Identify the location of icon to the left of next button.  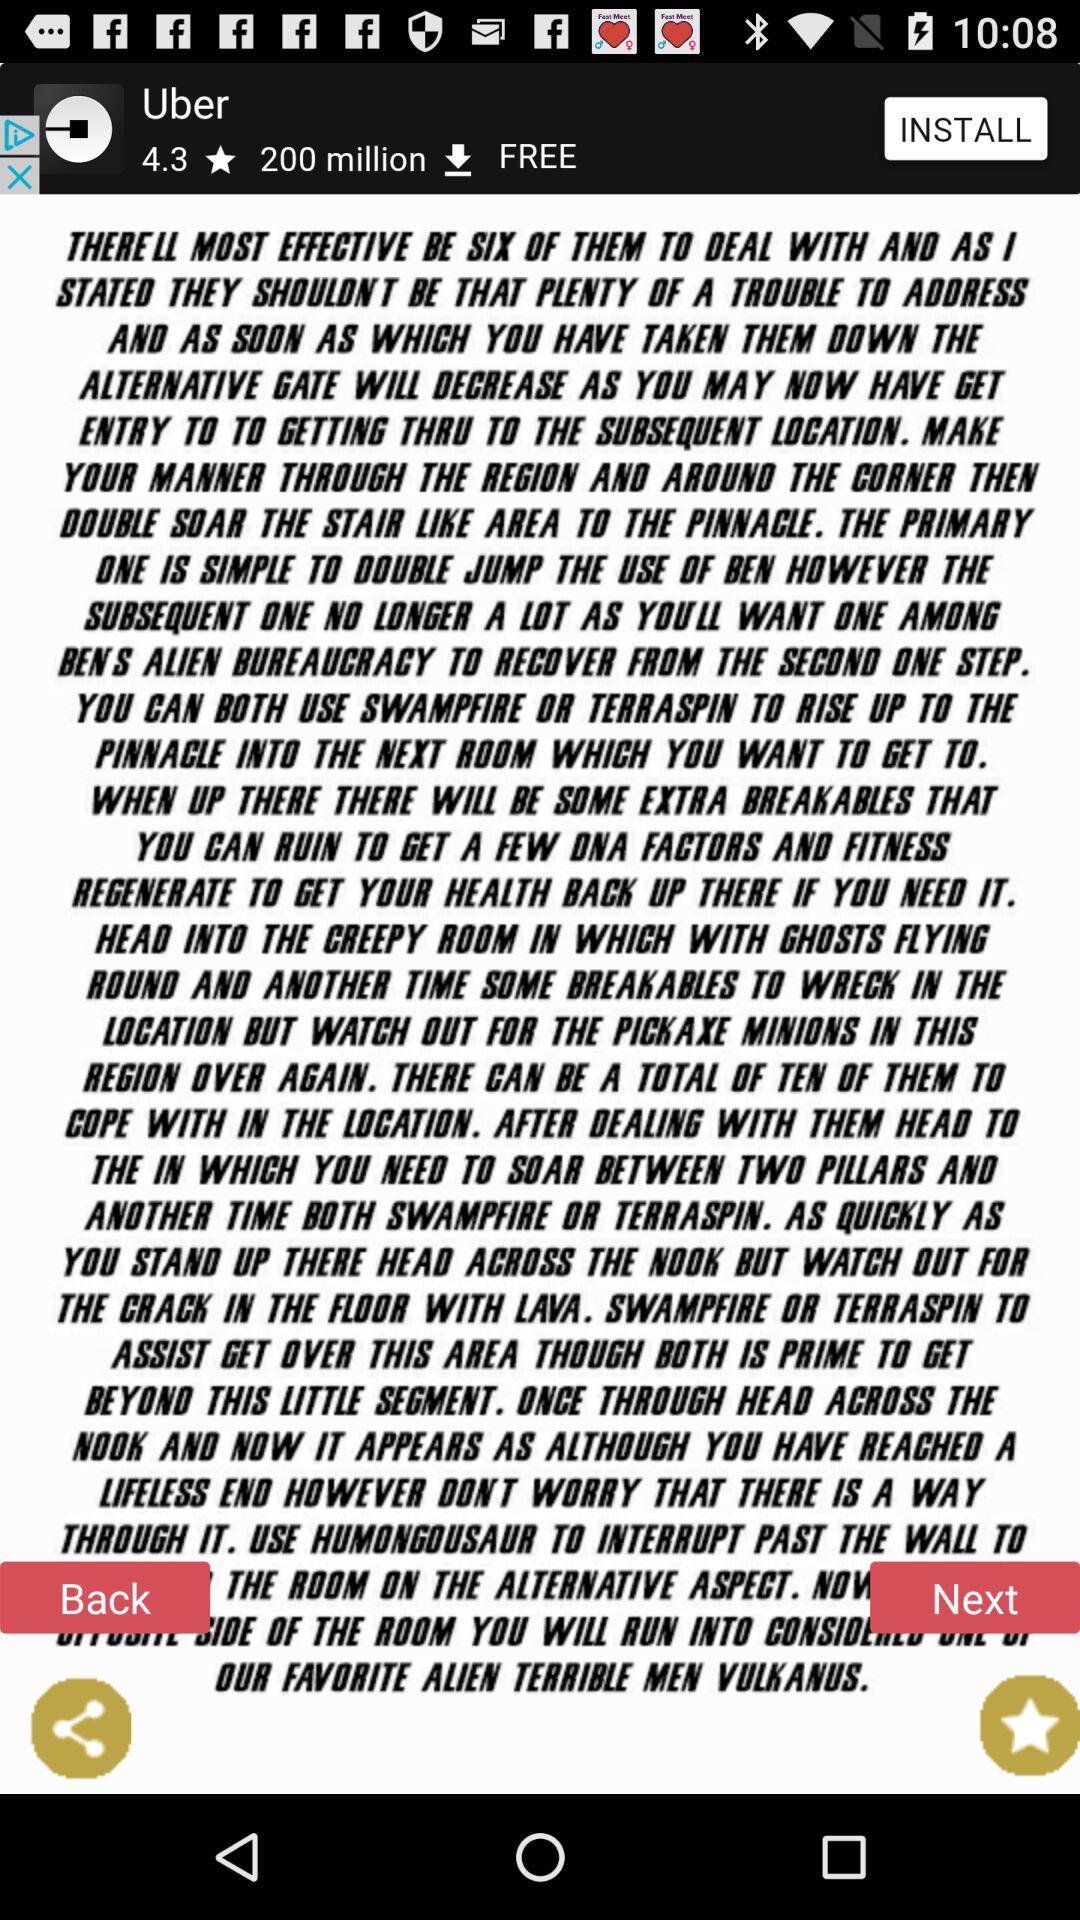
(104, 1596).